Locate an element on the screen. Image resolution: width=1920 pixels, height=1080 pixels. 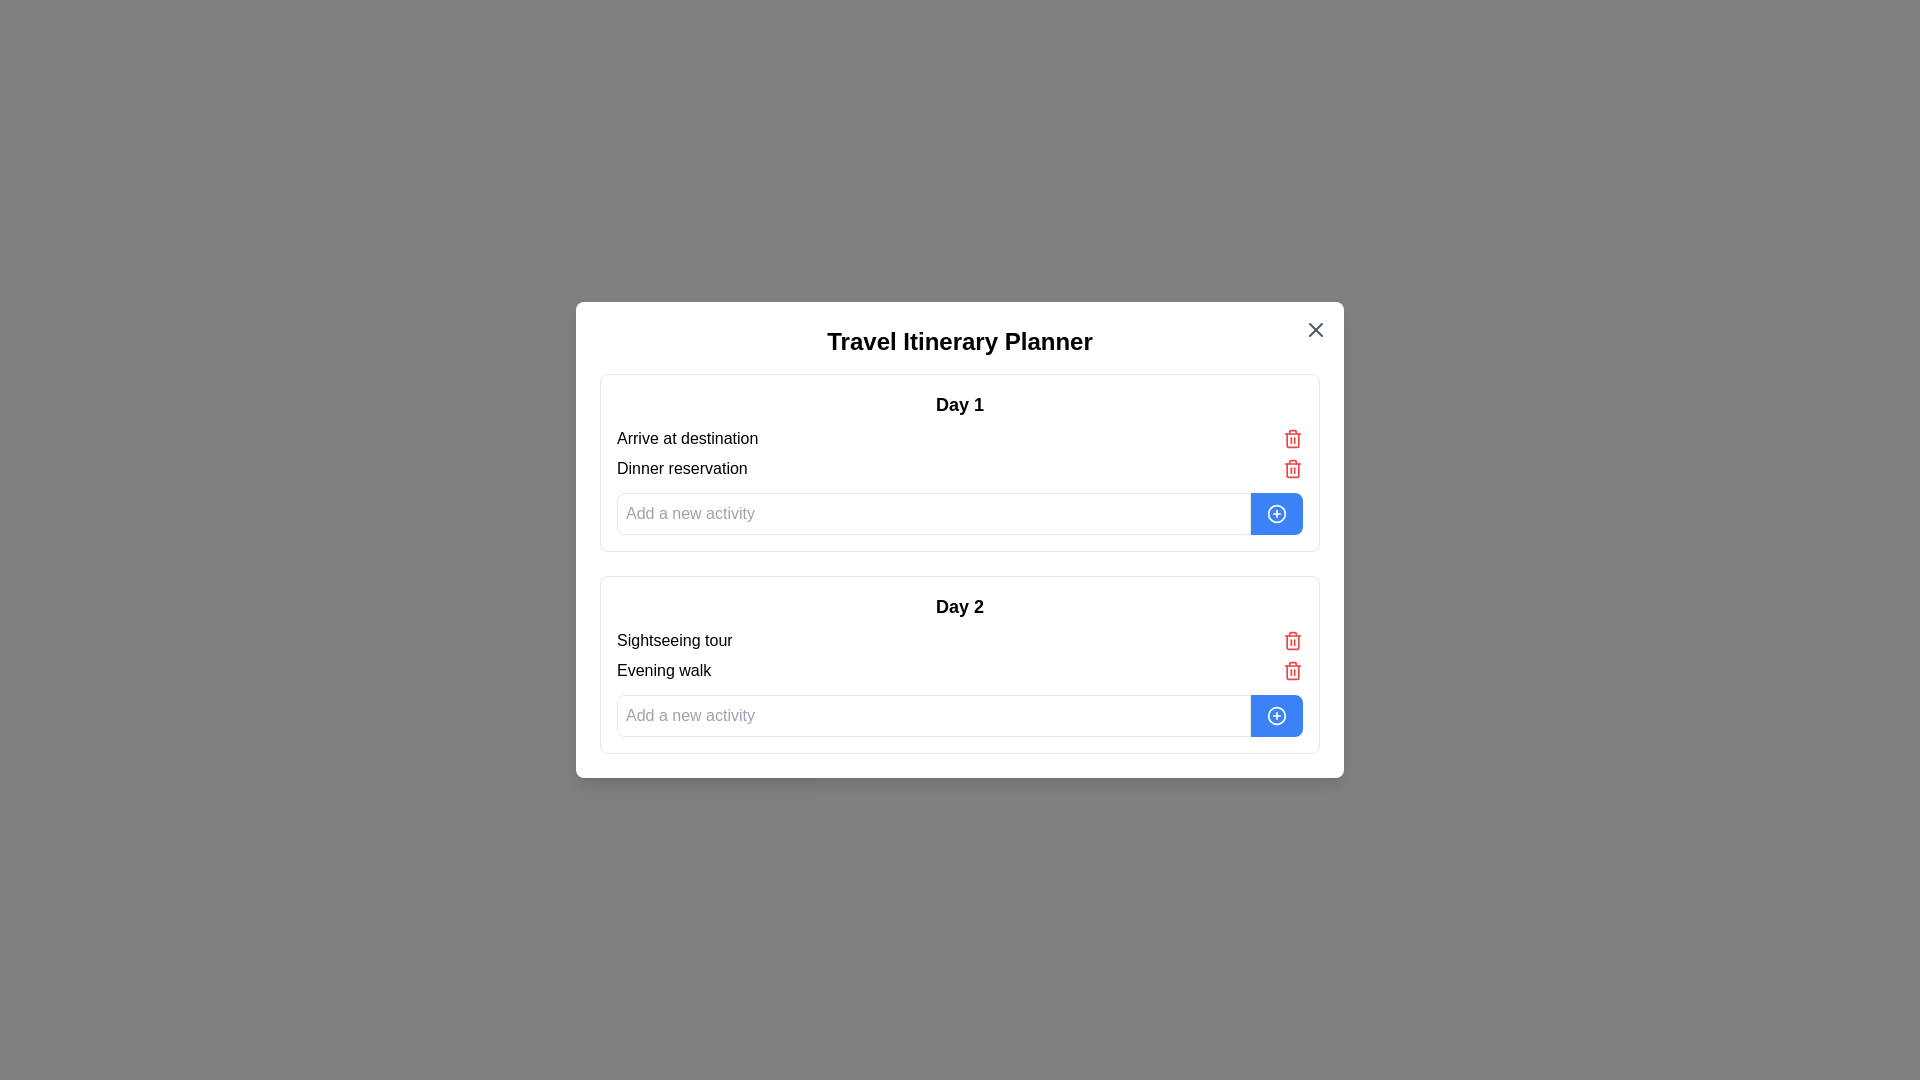
the delete icon button located in the 'Day 2' section of the 'Travel Itinerary Planner' interface is located at coordinates (1292, 671).